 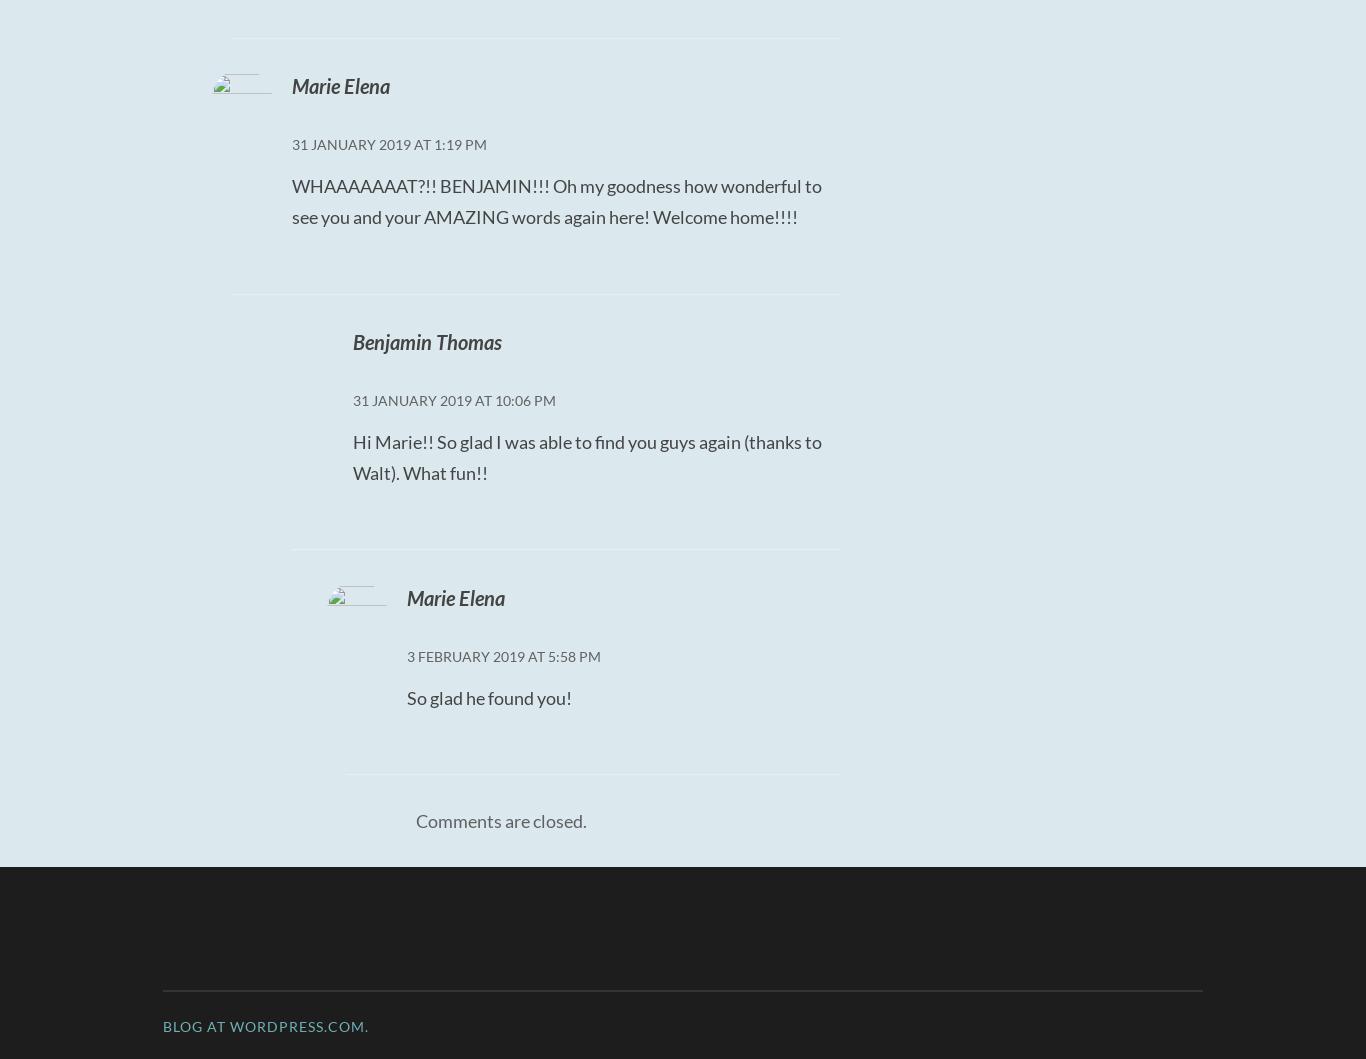 What do you see at coordinates (452, 399) in the screenshot?
I see `'31 January 2019 at 10:06 PM'` at bounding box center [452, 399].